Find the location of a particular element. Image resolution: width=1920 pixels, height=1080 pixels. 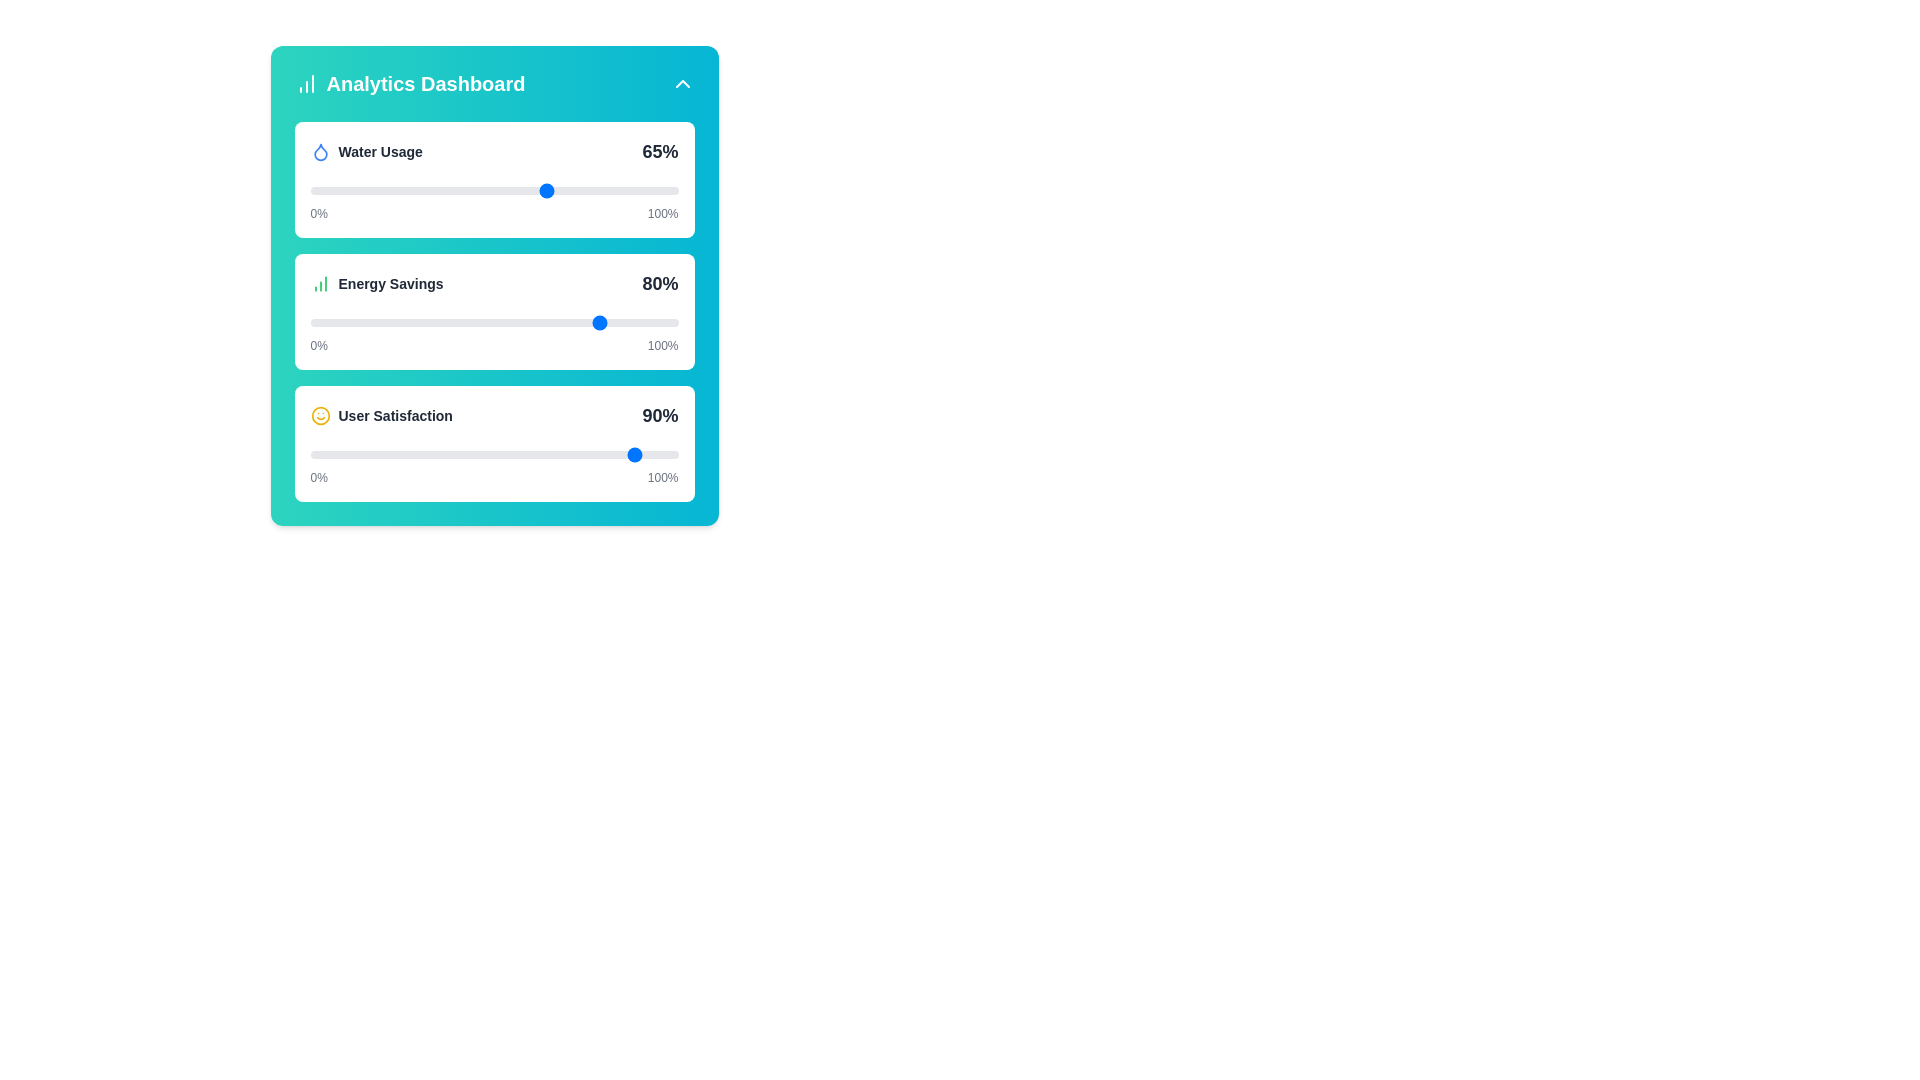

the Text label indicating user satisfaction percentage in the Analytics Dashboard, which is located horizontally right of the 'User Satisfaction' label is located at coordinates (660, 415).